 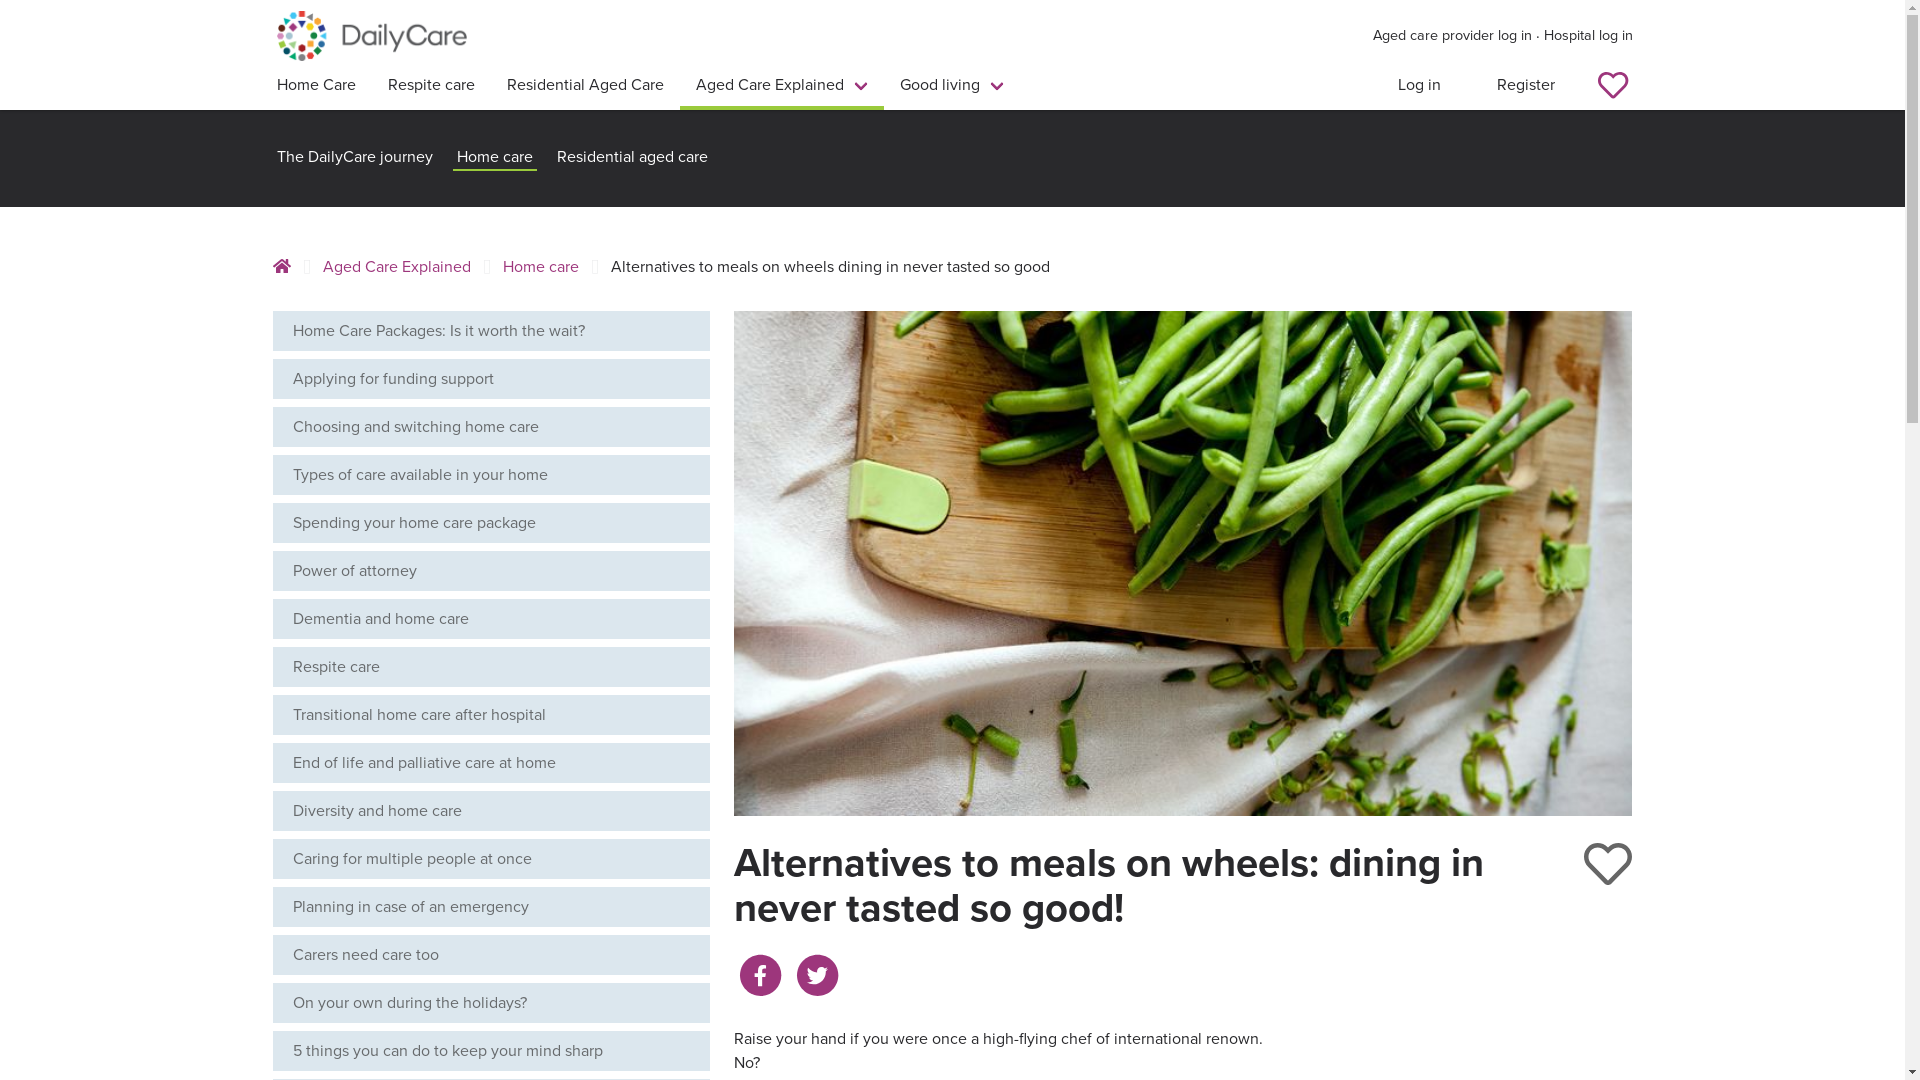 I want to click on 'Good living', so click(x=950, y=86).